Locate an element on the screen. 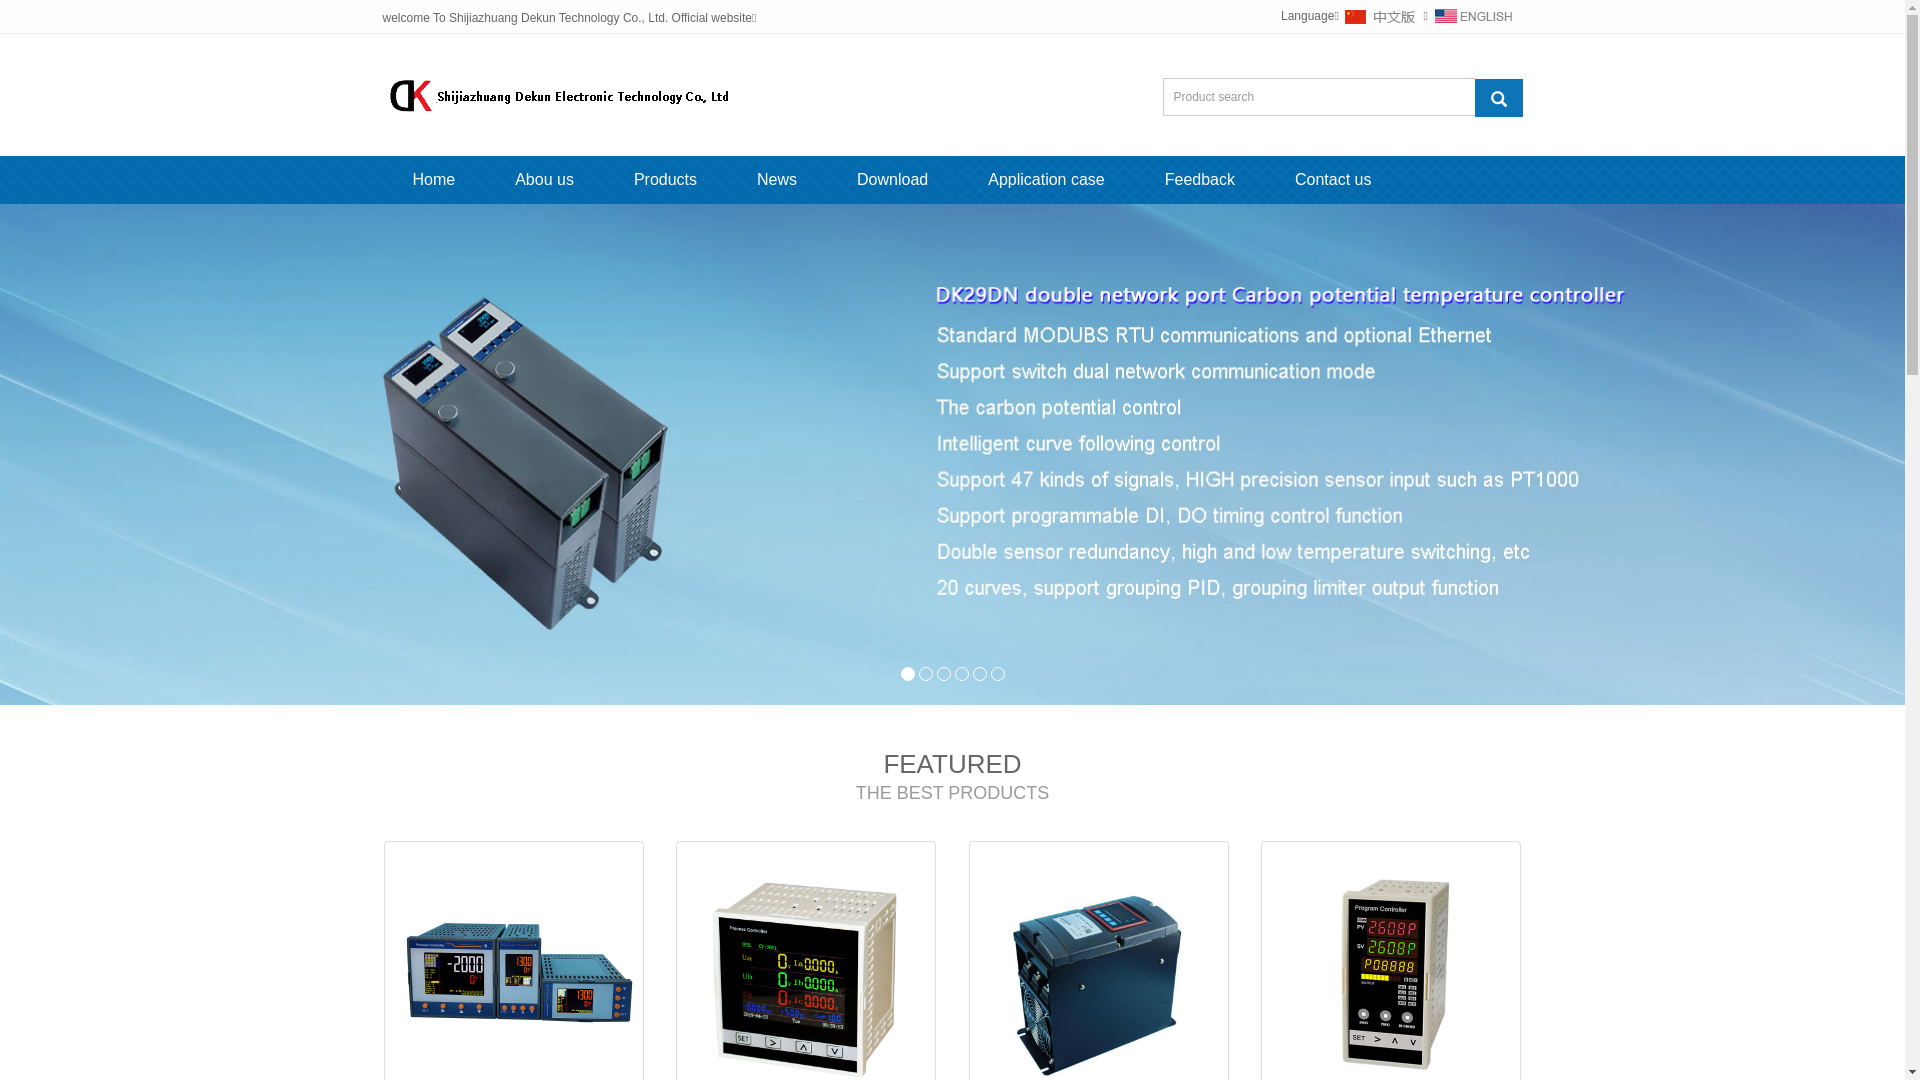  'Application case' is located at coordinates (1045, 180).